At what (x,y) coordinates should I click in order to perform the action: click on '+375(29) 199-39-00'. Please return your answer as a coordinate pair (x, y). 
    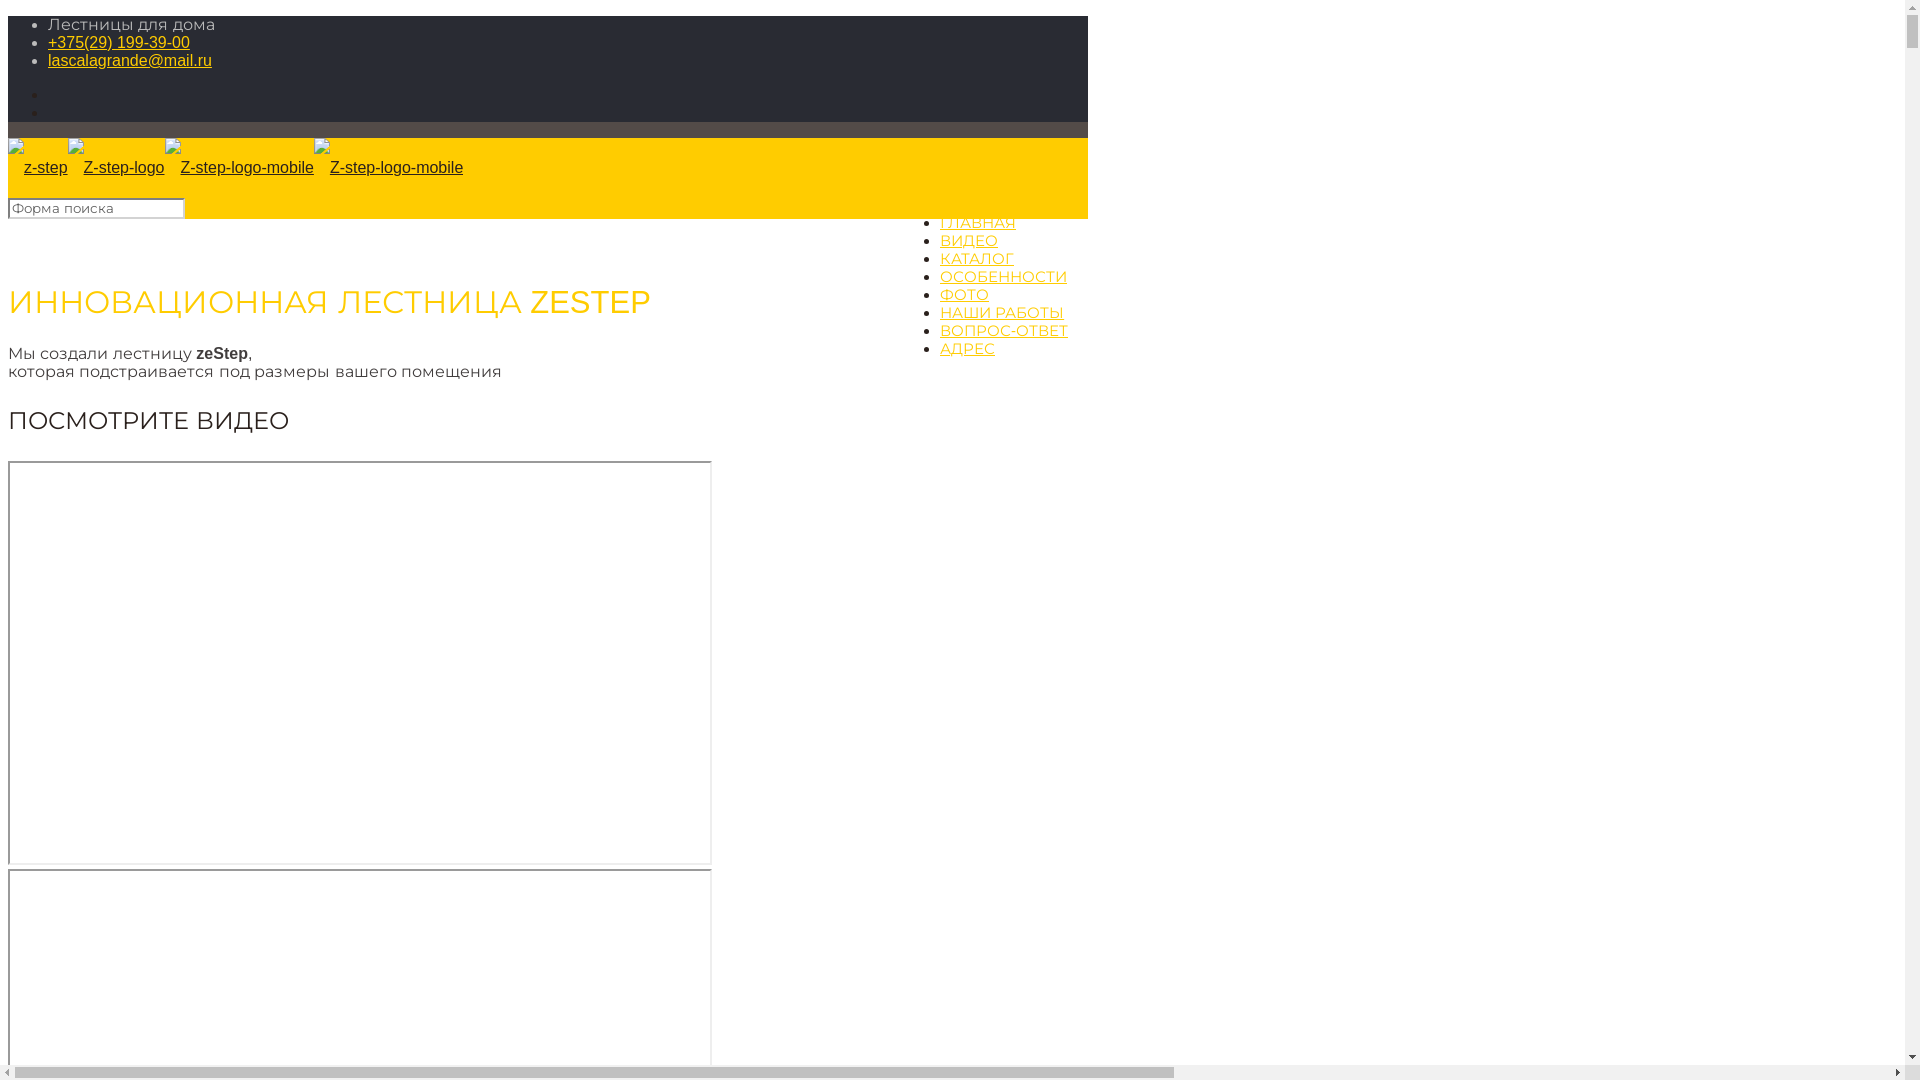
    Looking at the image, I should click on (118, 42).